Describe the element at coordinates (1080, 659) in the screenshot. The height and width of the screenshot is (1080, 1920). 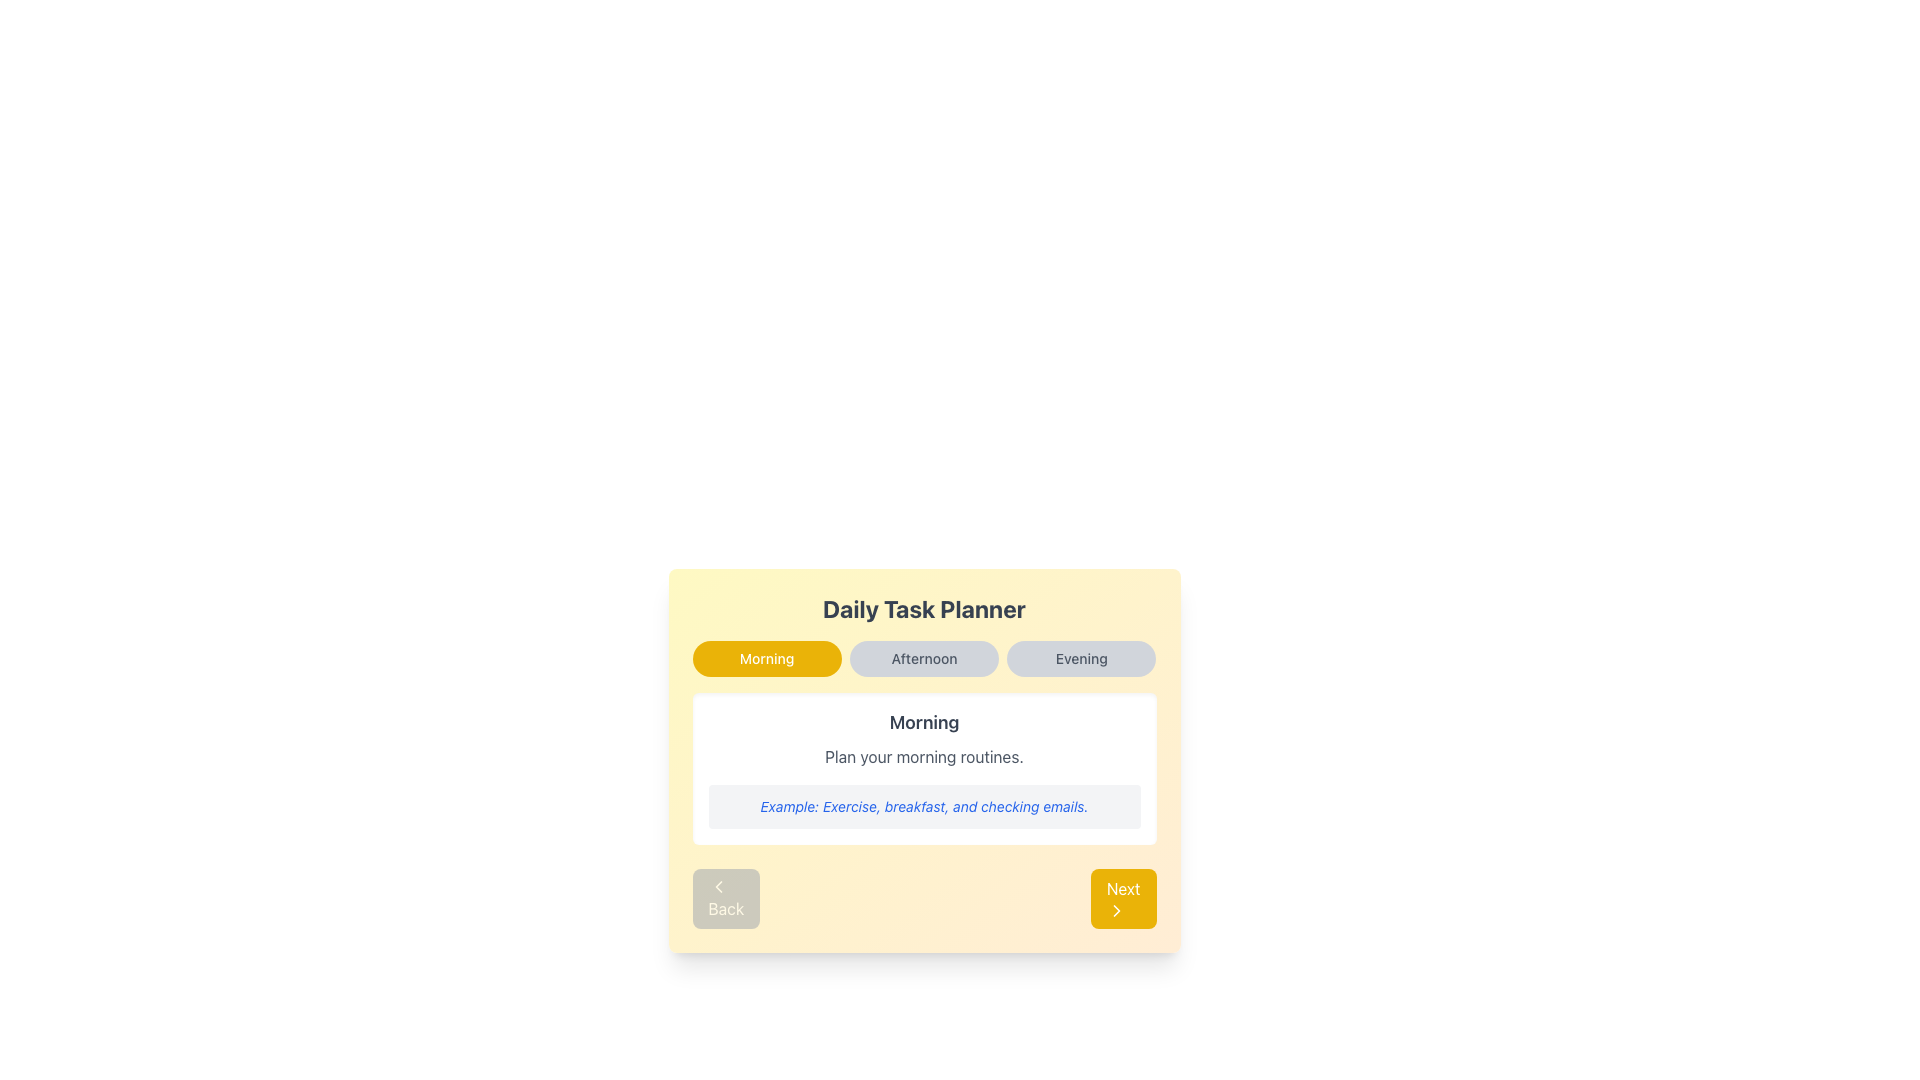
I see `the 'Evening' button located below the title 'Daily Task Planner'` at that location.